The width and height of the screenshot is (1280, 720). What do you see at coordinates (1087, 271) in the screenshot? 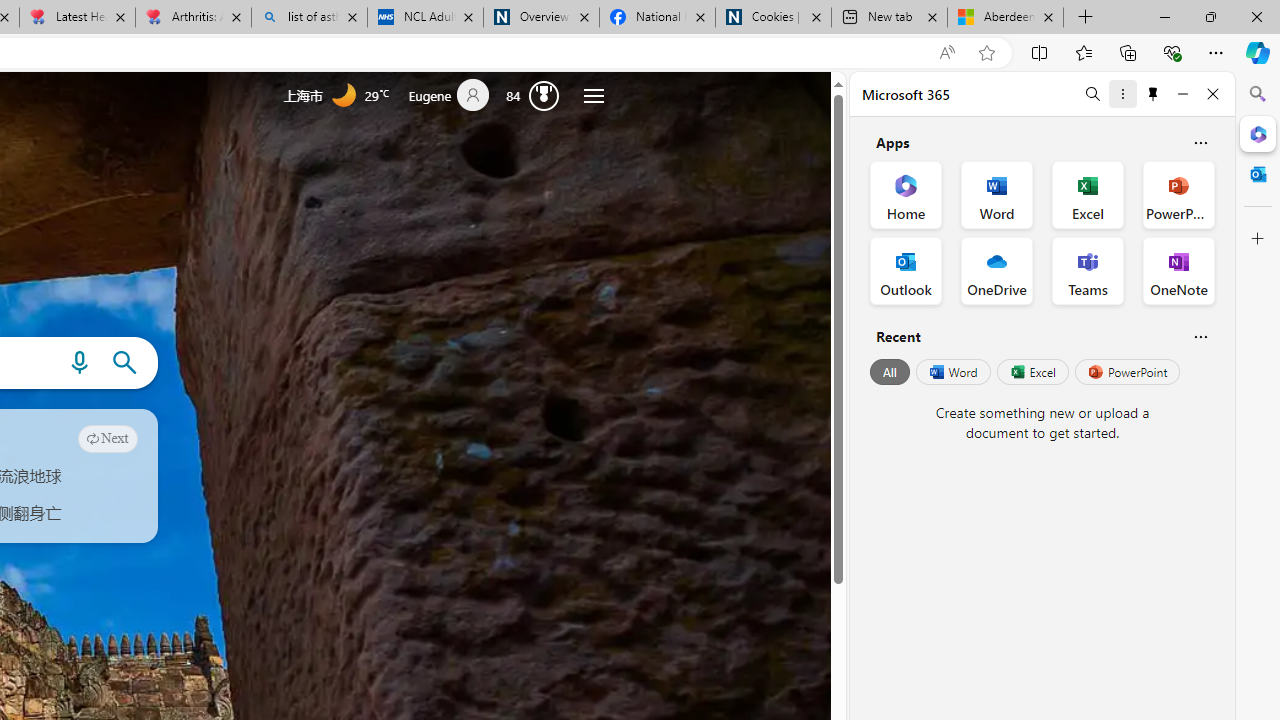
I see `'Teams Office App'` at bounding box center [1087, 271].